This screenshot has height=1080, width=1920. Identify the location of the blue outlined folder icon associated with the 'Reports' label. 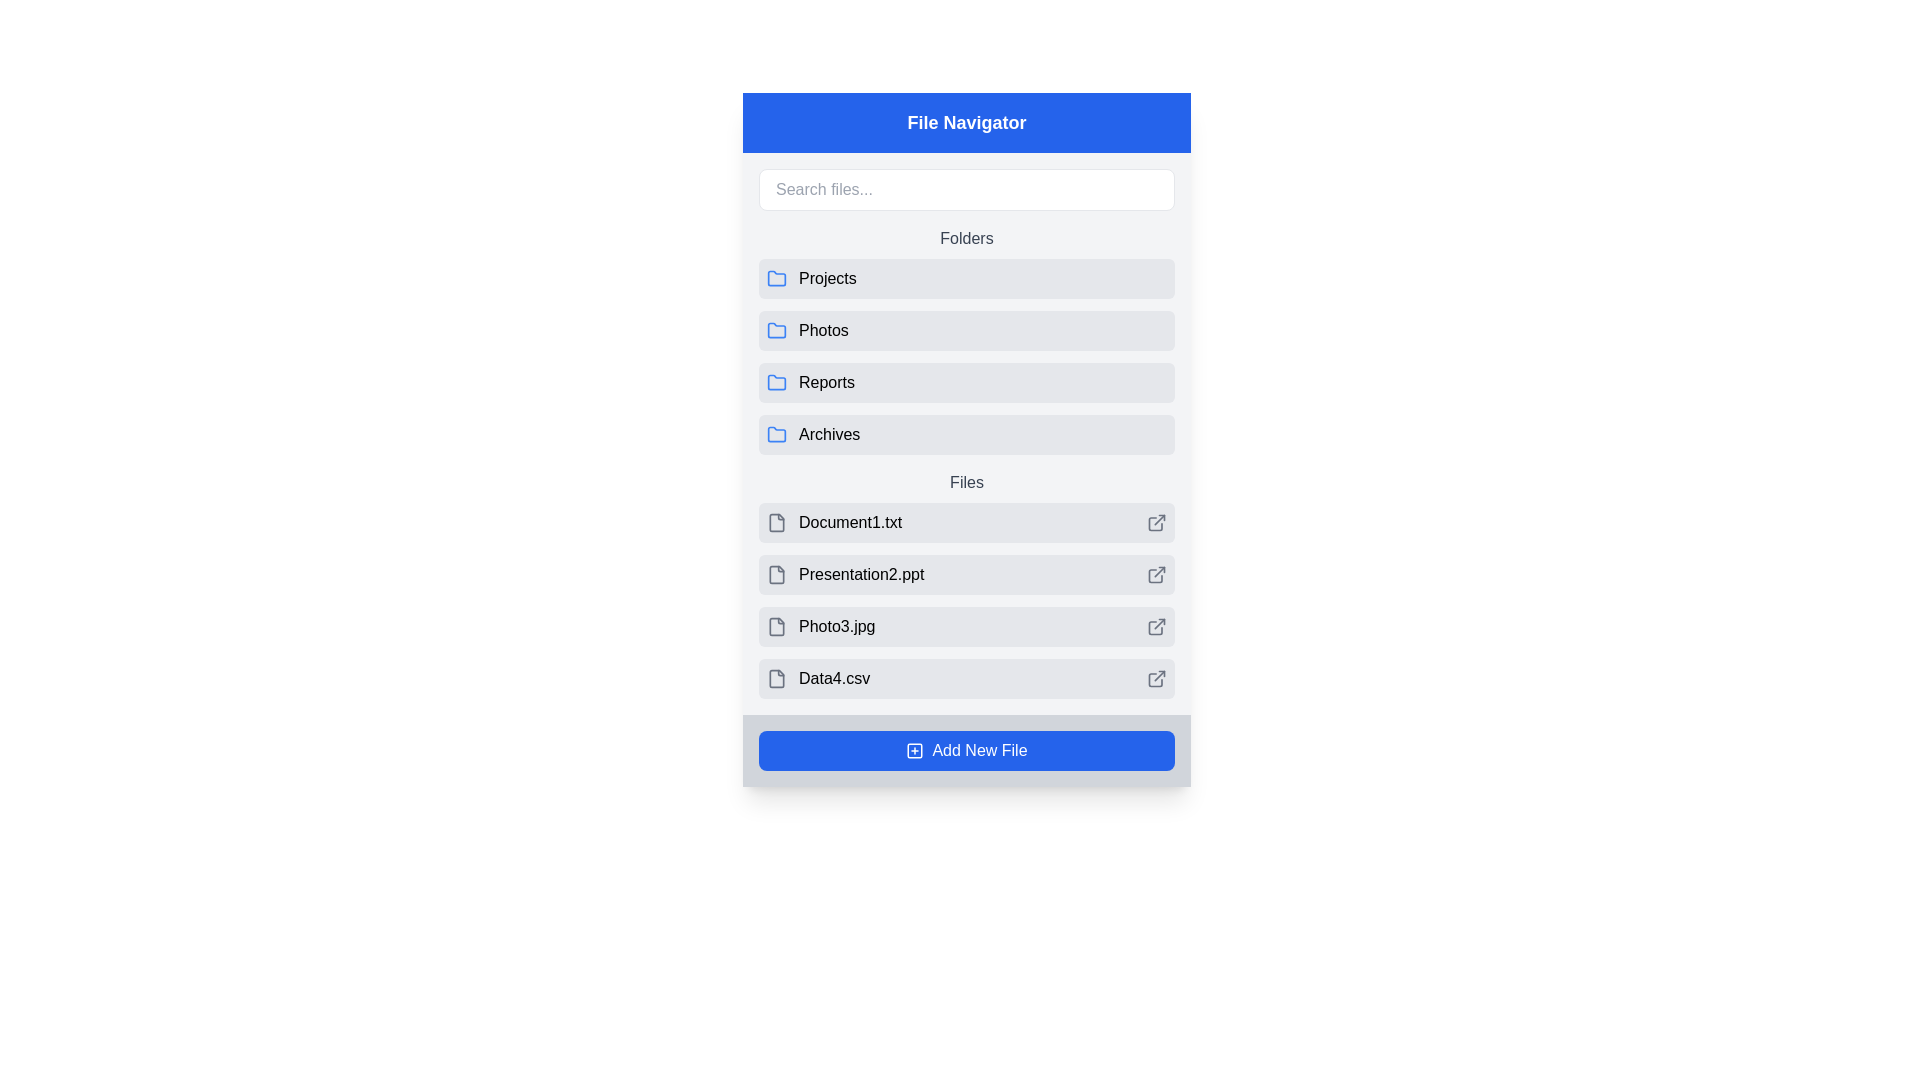
(776, 381).